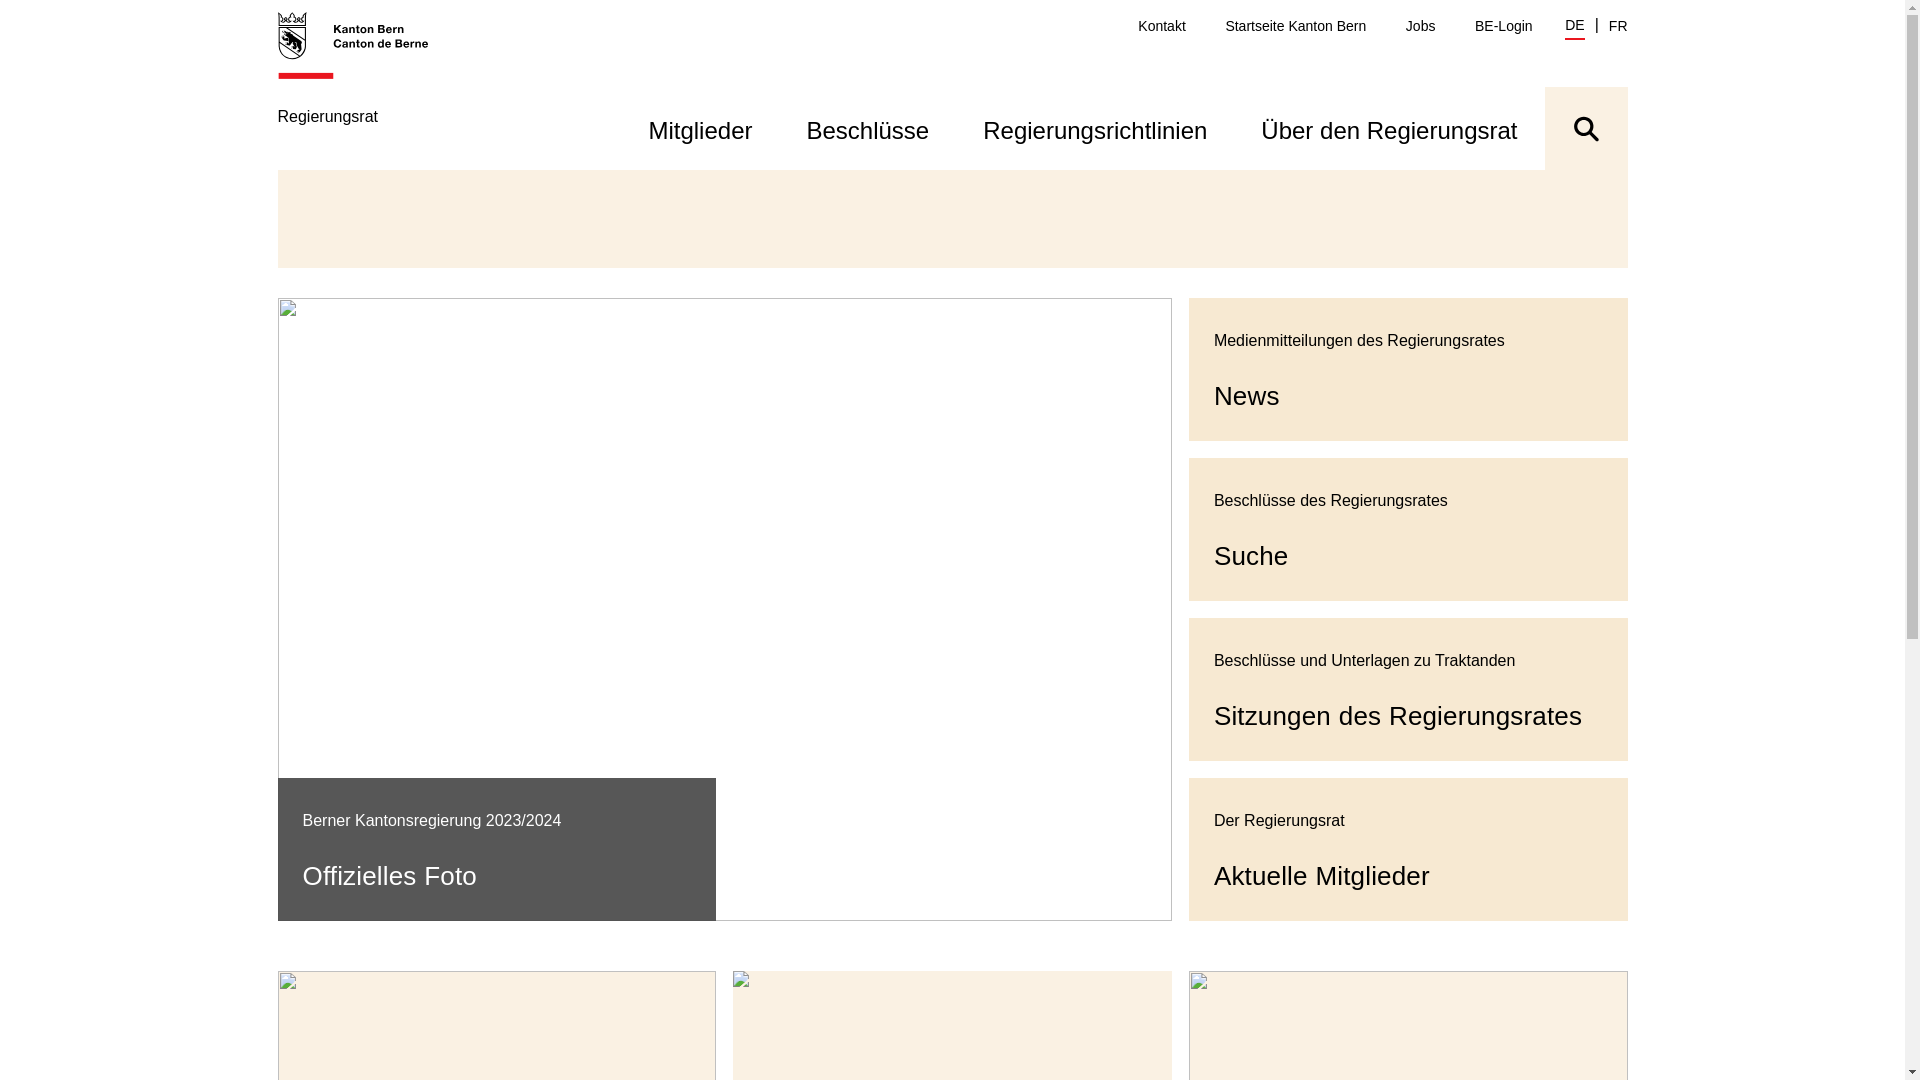  What do you see at coordinates (1093, 128) in the screenshot?
I see `'Regierungsrichtlinien'` at bounding box center [1093, 128].